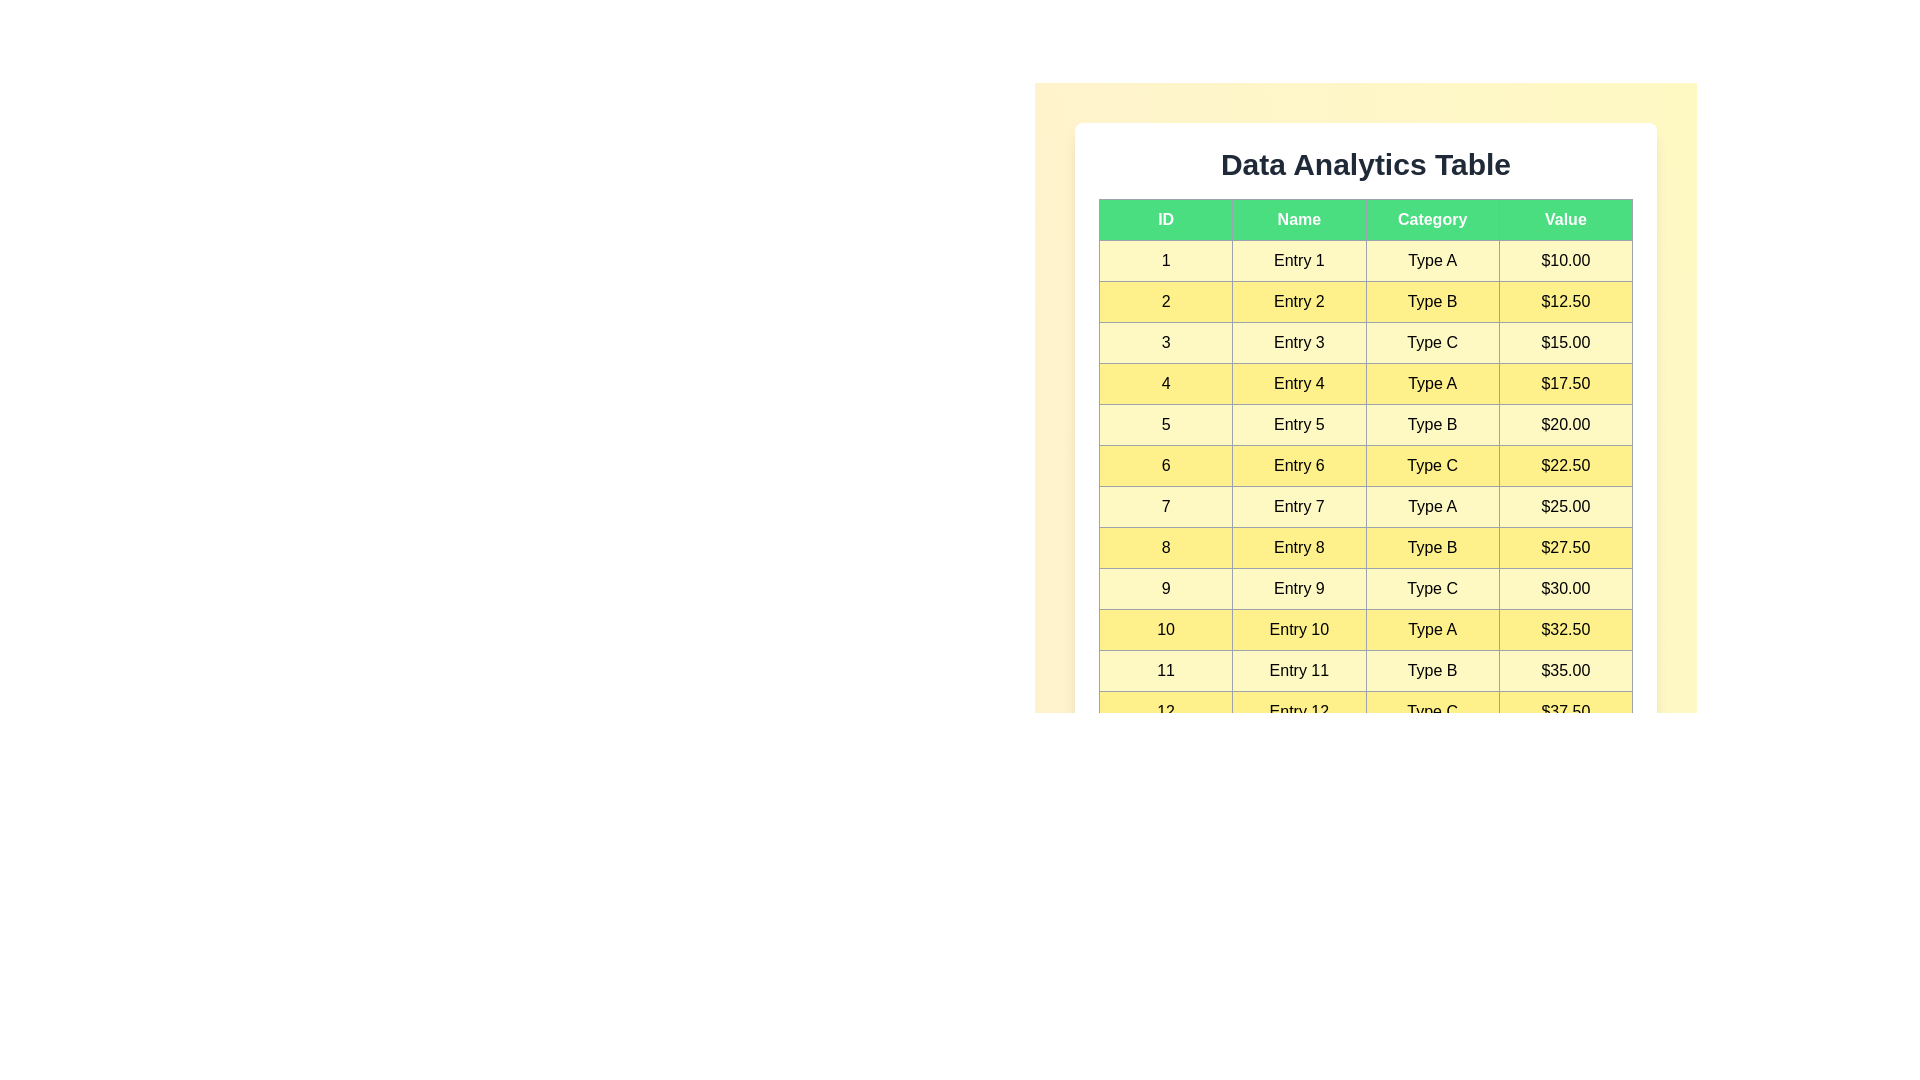 The width and height of the screenshot is (1920, 1080). Describe the element at coordinates (1299, 219) in the screenshot. I see `the column header Name to sort rows` at that location.